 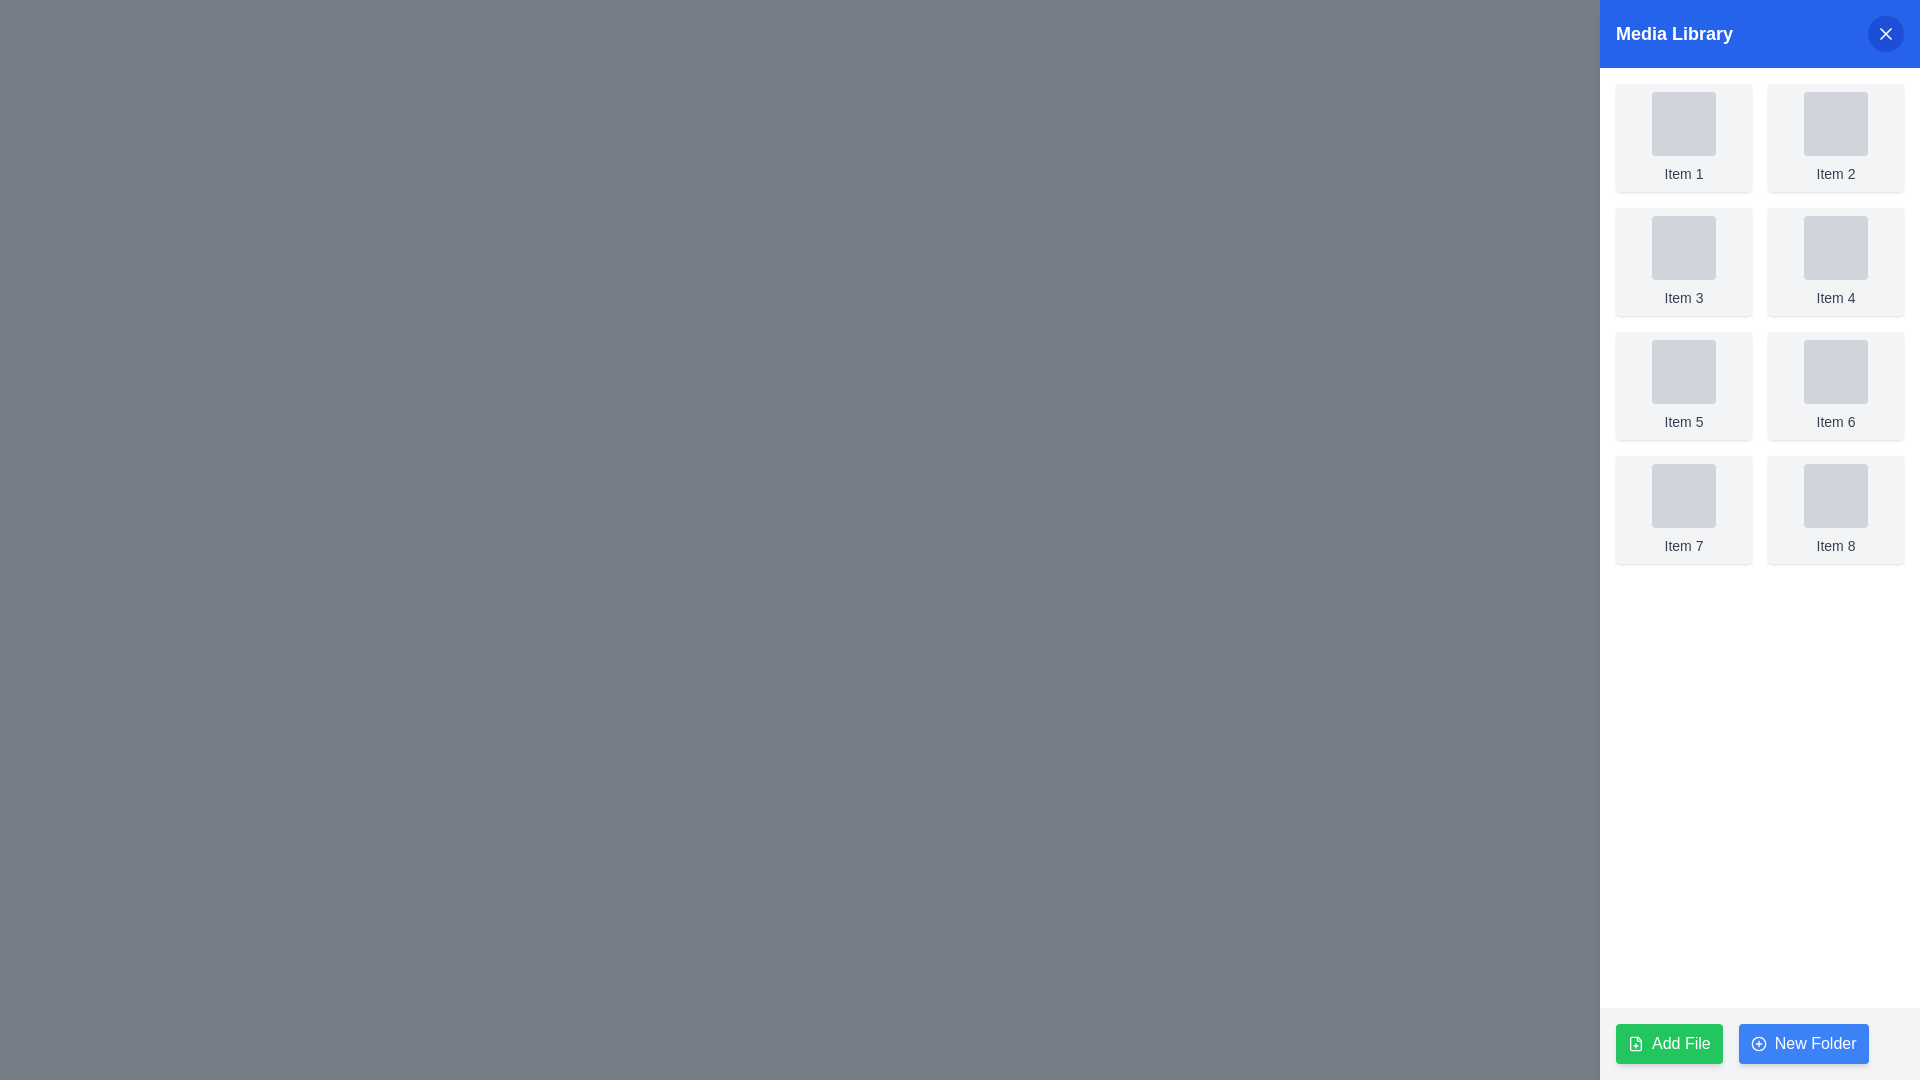 I want to click on the text label 'Item 5' located below the gray thumbnail in the second row and first column of the Media Library panel, so click(x=1683, y=420).